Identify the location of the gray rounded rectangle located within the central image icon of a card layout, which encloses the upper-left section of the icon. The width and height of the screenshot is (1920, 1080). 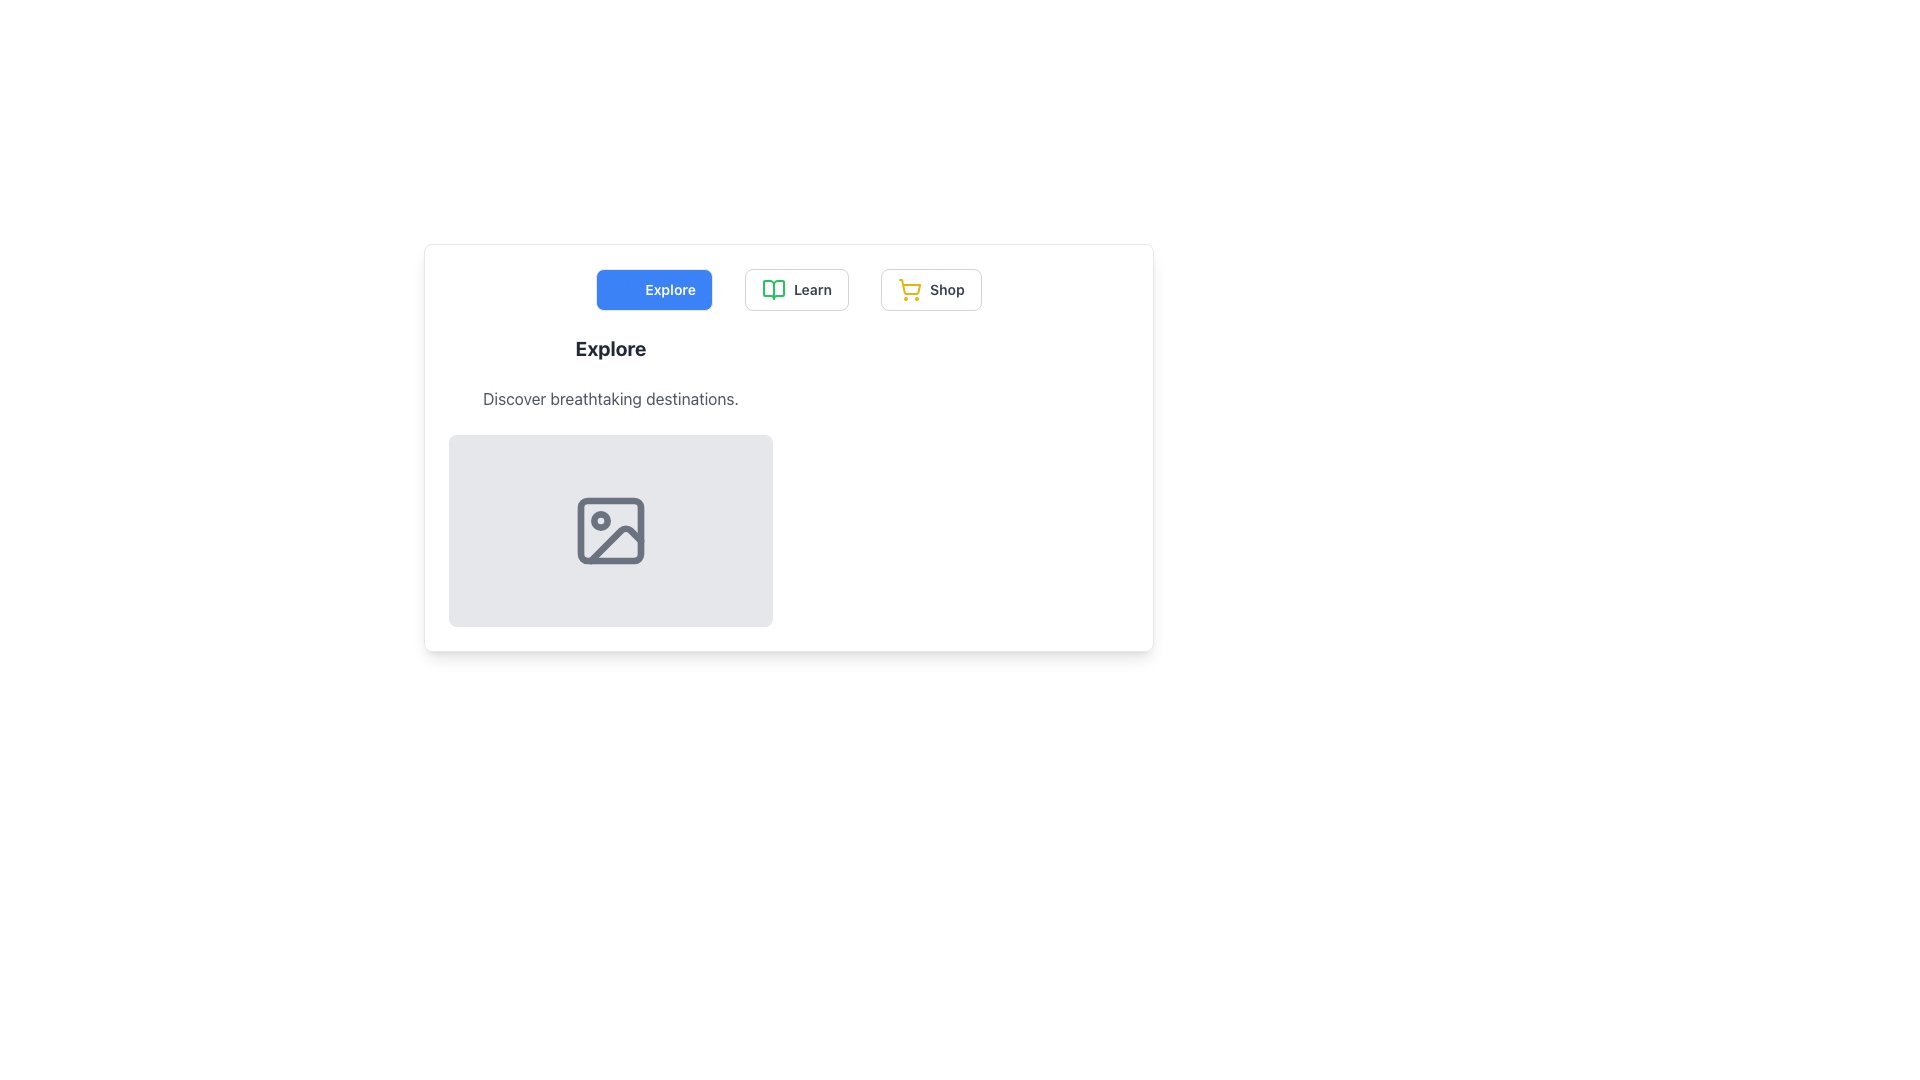
(609, 530).